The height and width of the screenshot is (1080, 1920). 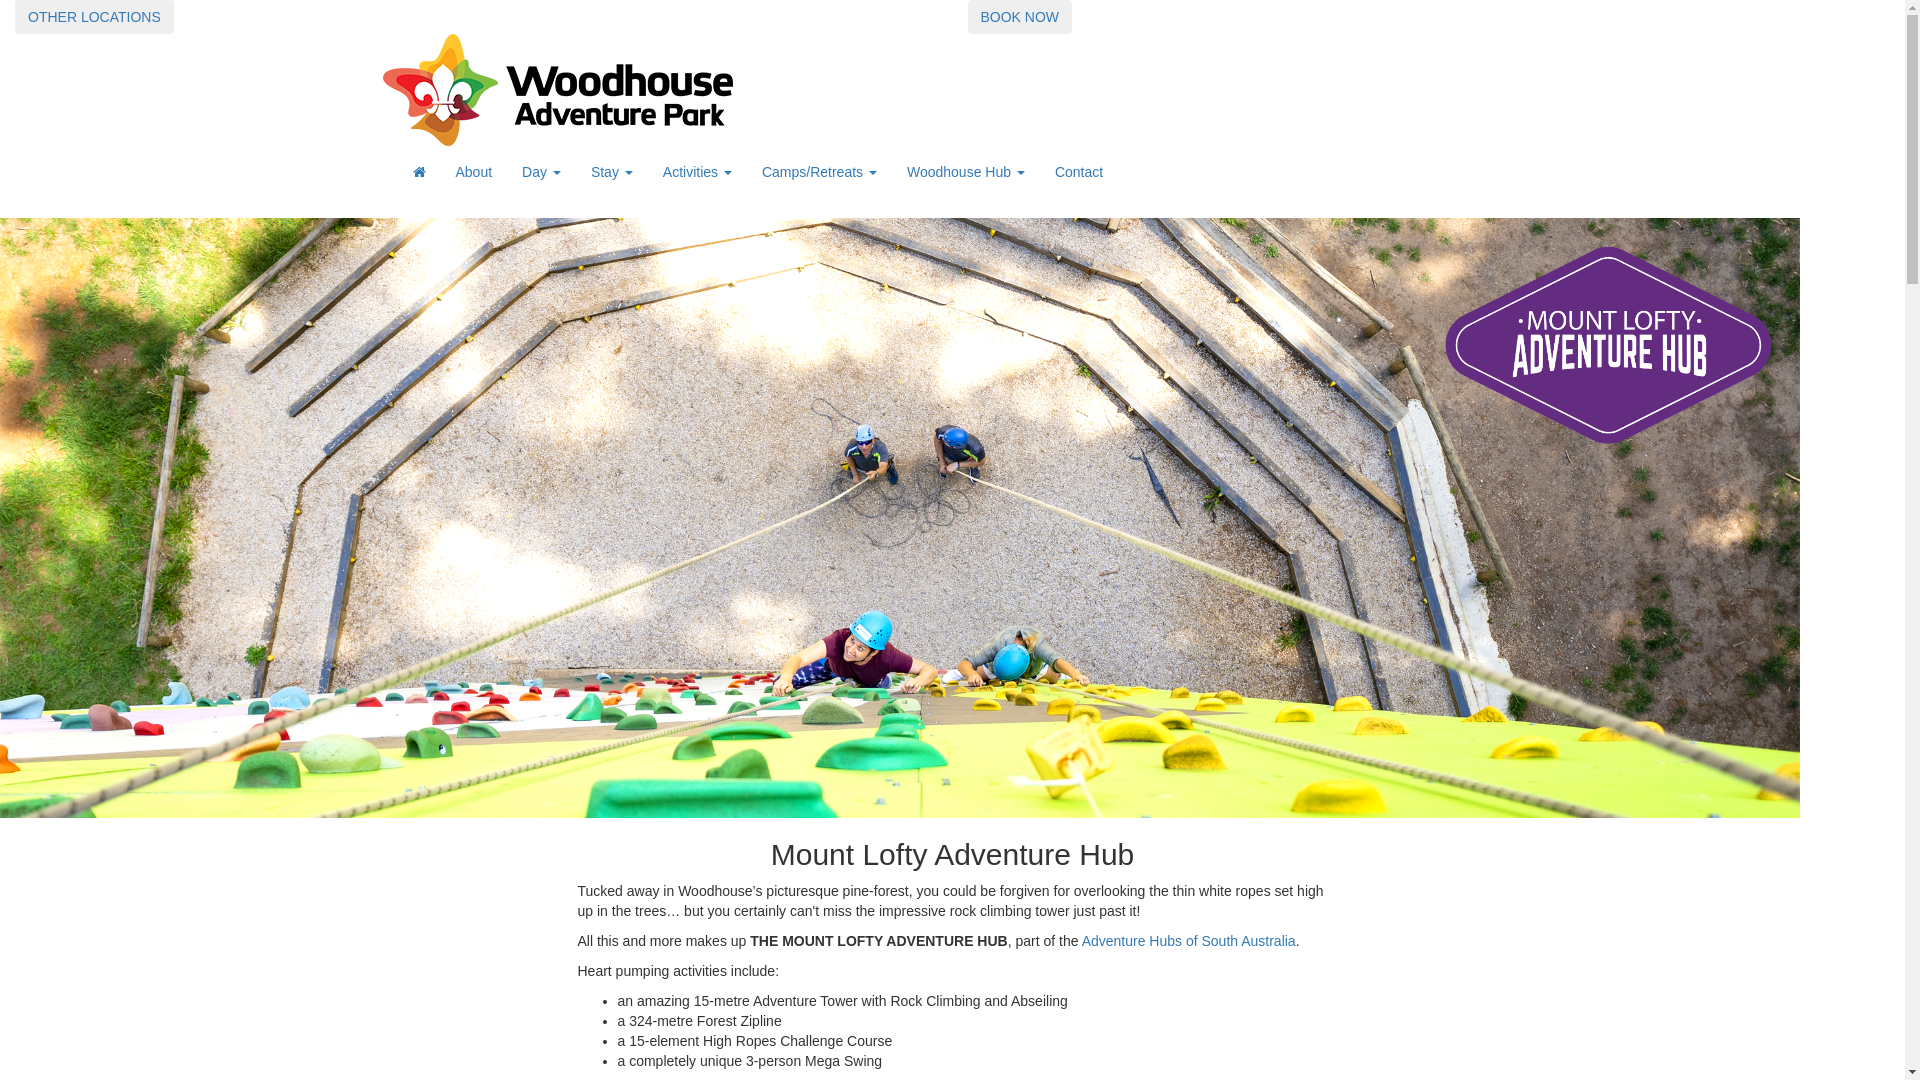 I want to click on 'Activities', so click(x=697, y=171).